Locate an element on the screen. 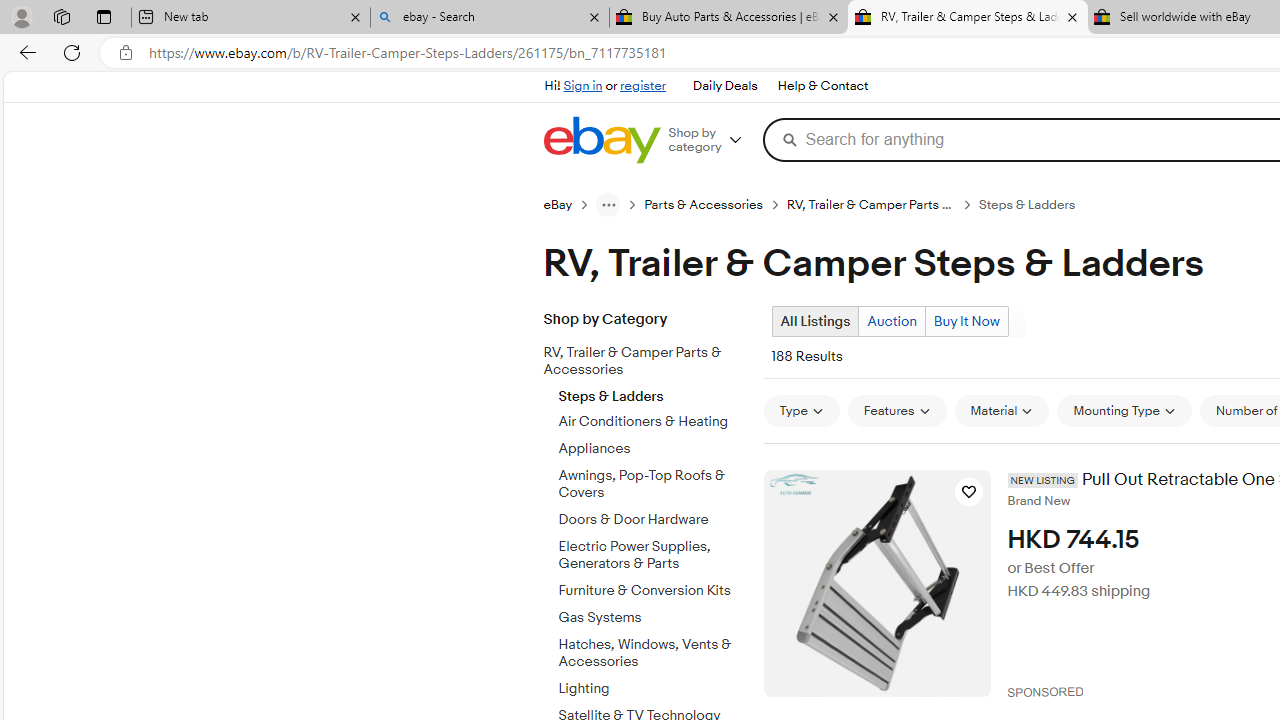 The image size is (1280, 720). 'Buy It Now' is located at coordinates (966, 320).